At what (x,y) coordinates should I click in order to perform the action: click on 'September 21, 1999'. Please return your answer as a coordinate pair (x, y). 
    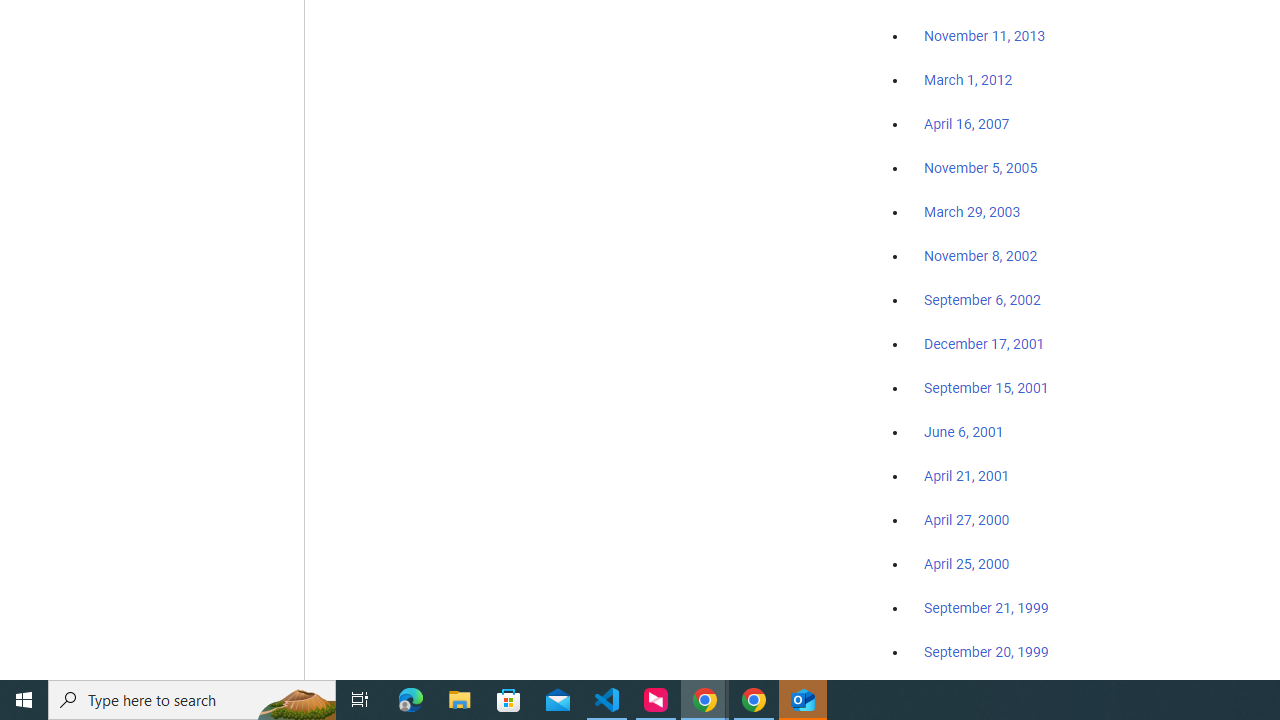
    Looking at the image, I should click on (986, 607).